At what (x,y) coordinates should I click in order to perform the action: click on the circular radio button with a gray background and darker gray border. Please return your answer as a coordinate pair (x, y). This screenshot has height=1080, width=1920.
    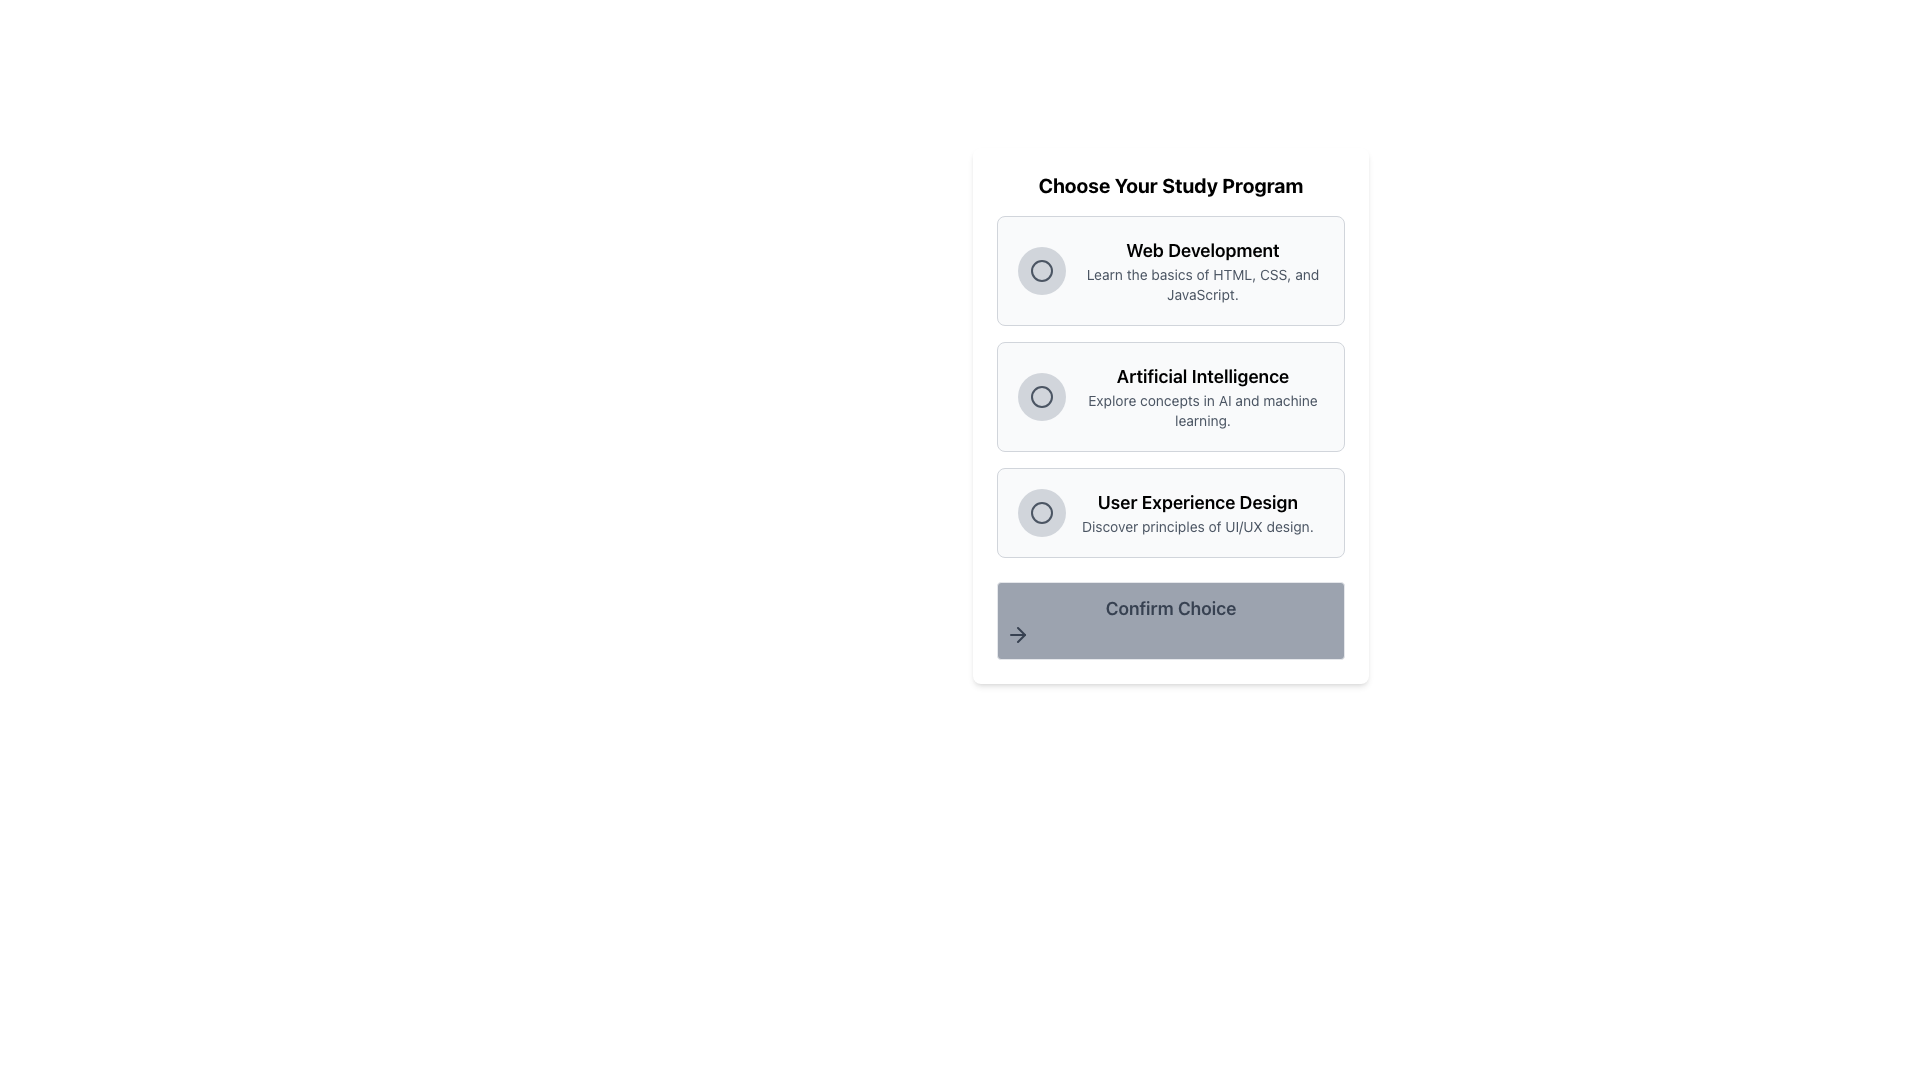
    Looking at the image, I should click on (1040, 397).